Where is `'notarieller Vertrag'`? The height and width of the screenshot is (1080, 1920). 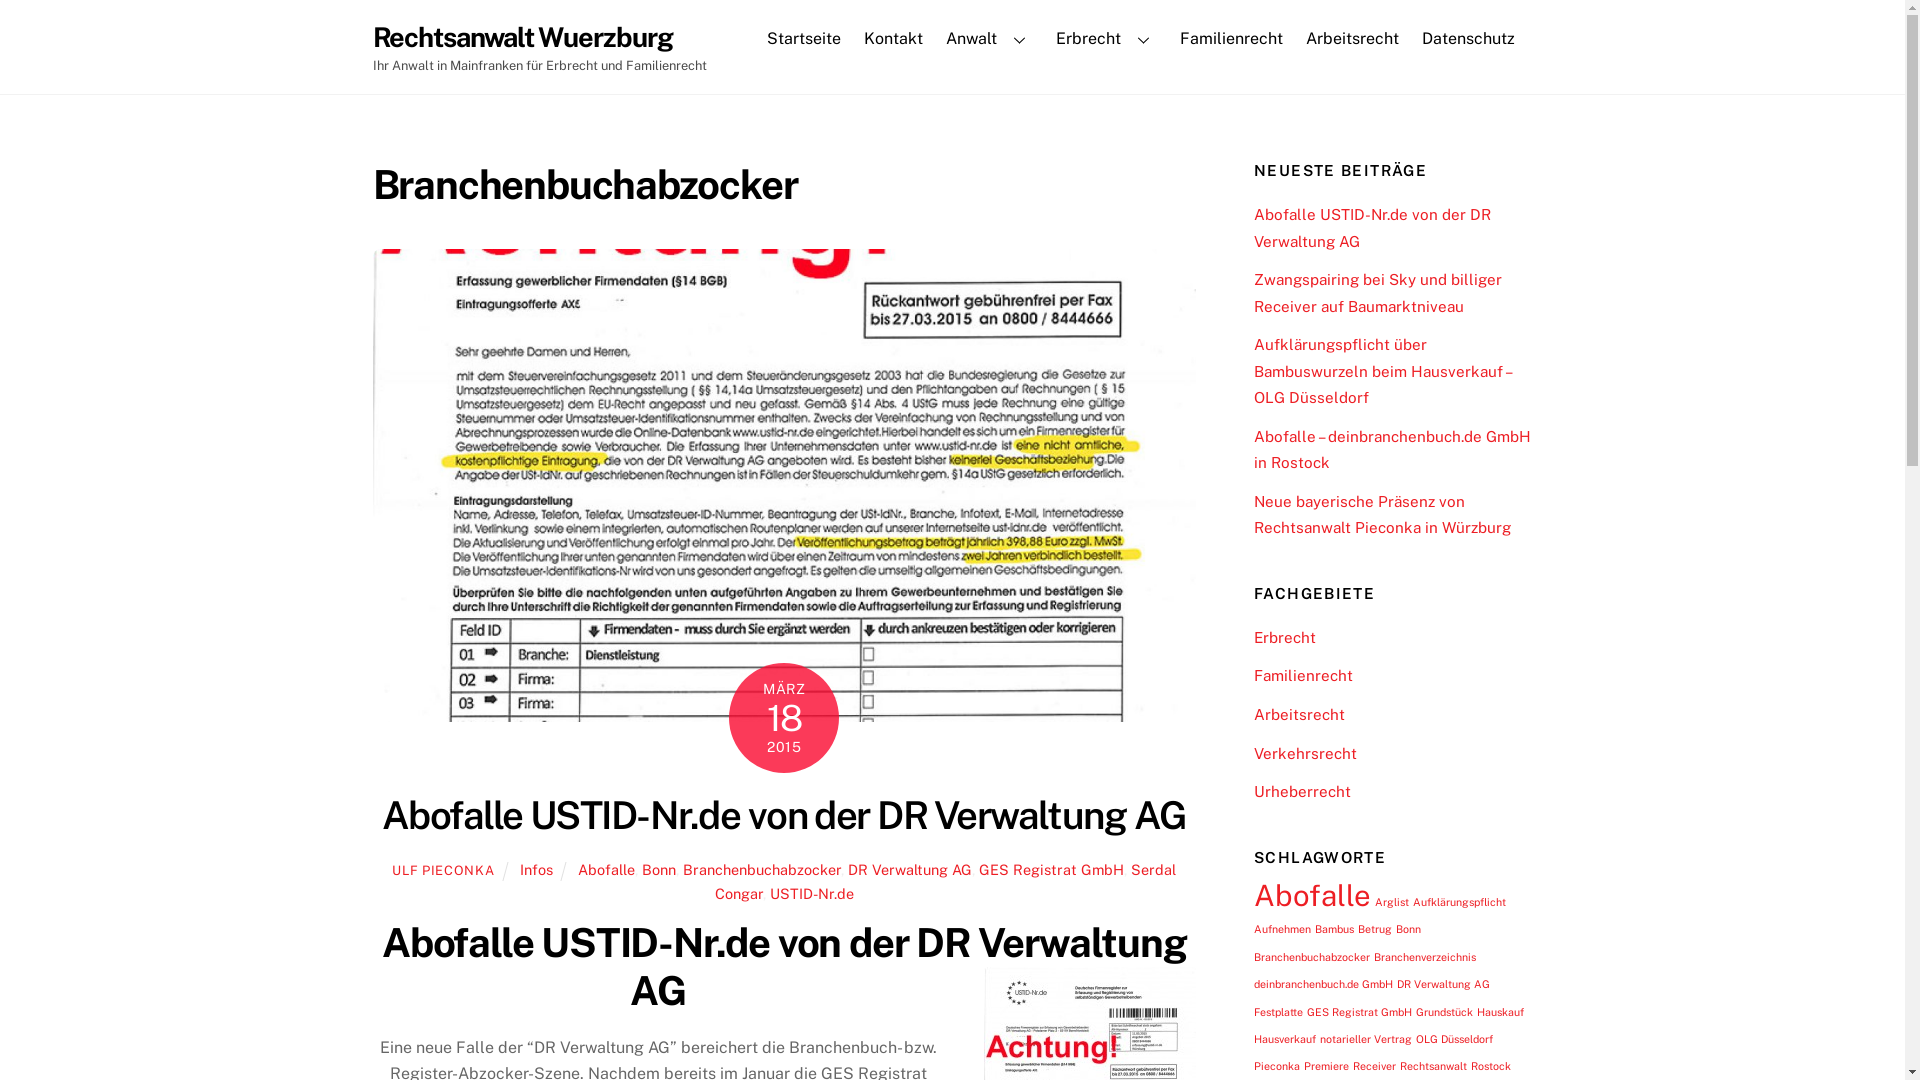
'notarieller Vertrag' is located at coordinates (1365, 1037).